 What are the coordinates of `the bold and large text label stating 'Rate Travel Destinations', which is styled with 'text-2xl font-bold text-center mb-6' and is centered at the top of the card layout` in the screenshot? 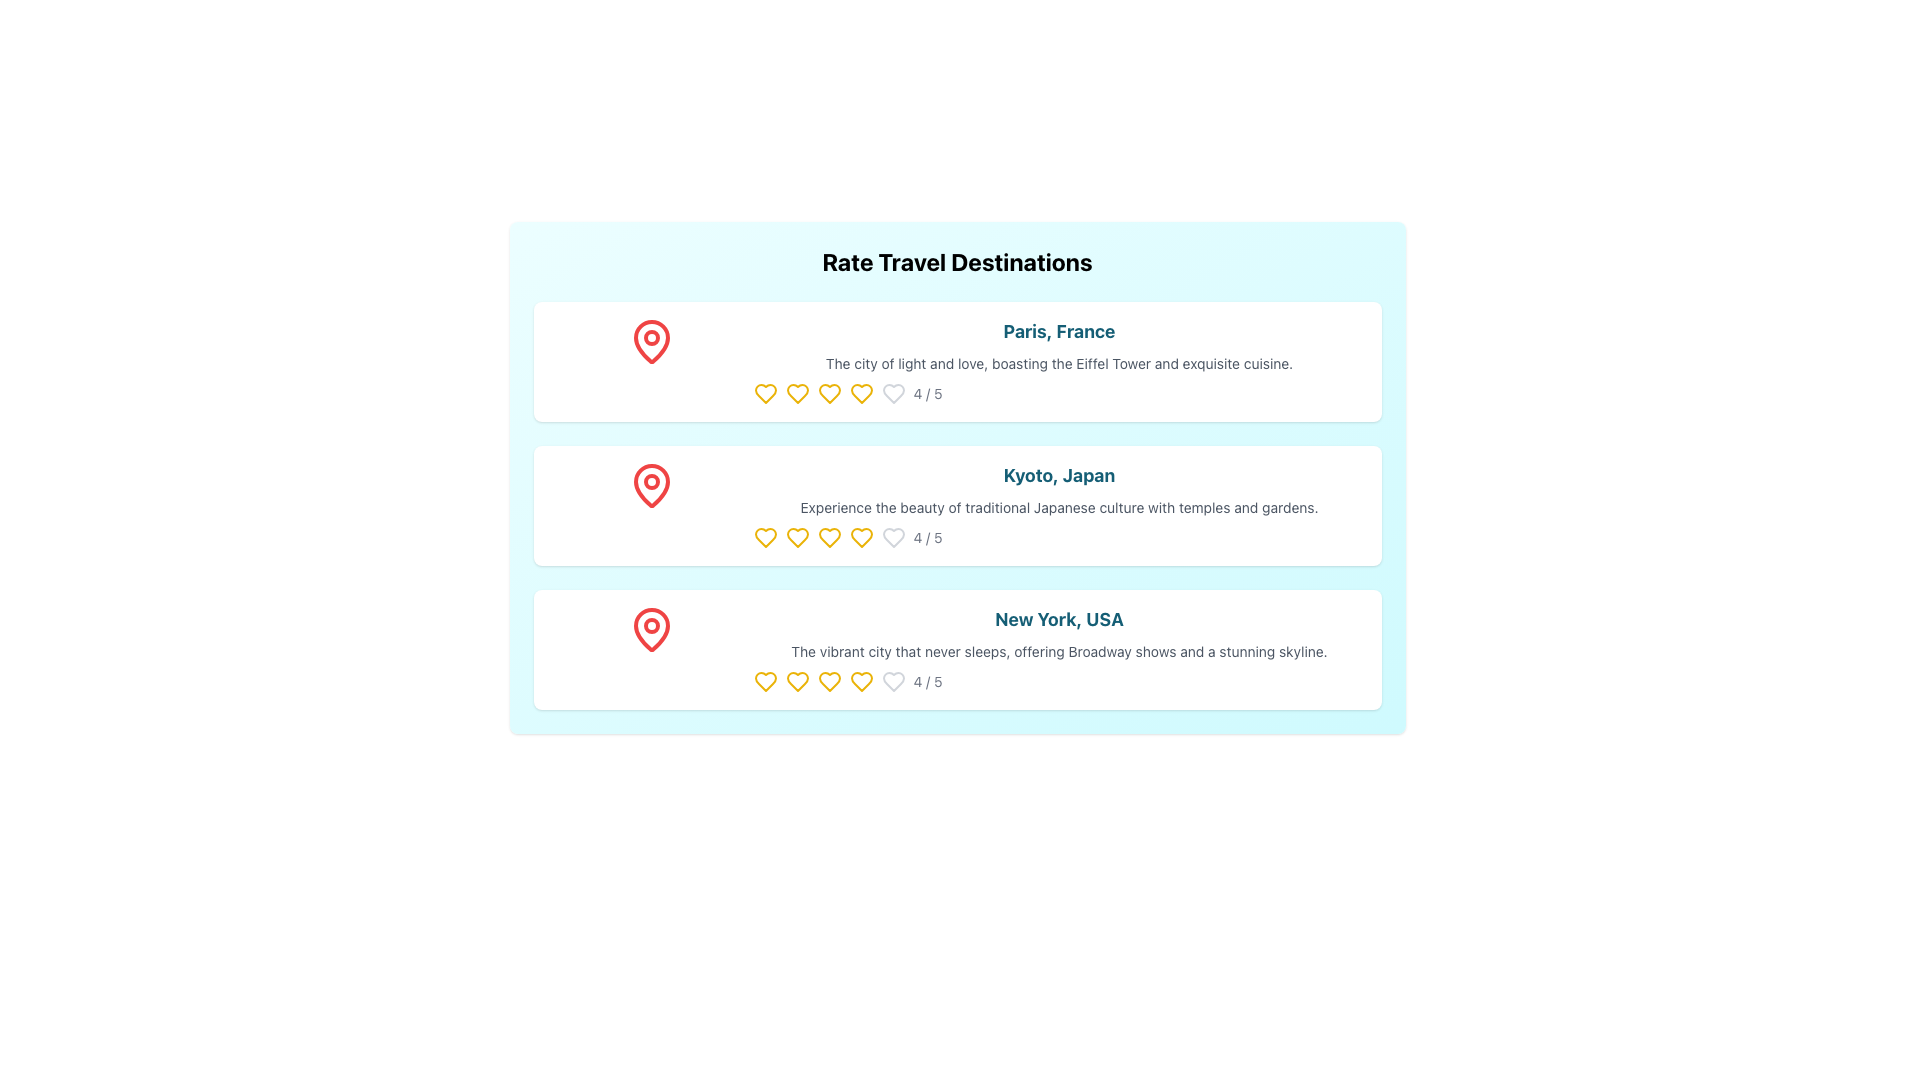 It's located at (956, 261).